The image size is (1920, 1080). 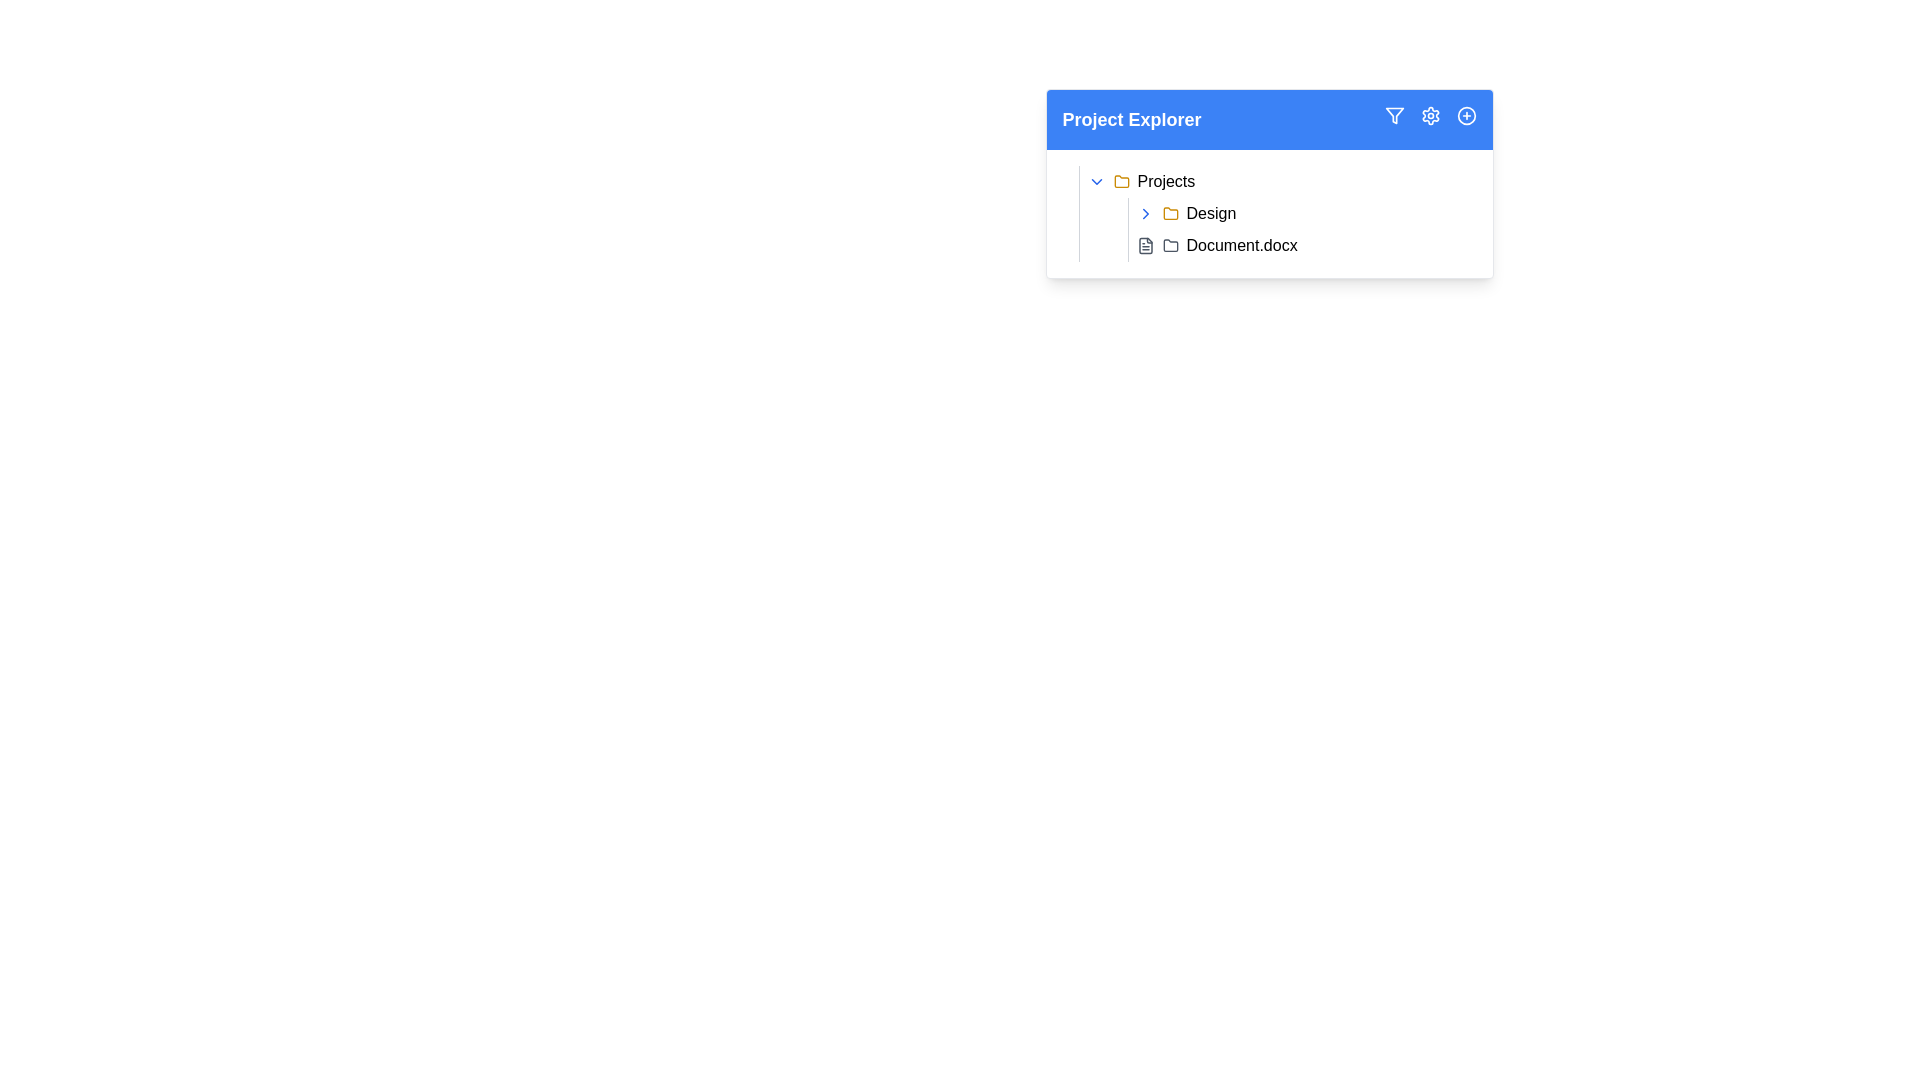 I want to click on the settings button located in the upper right corner of the blue 'Project Explorer' title bar, so click(x=1429, y=115).